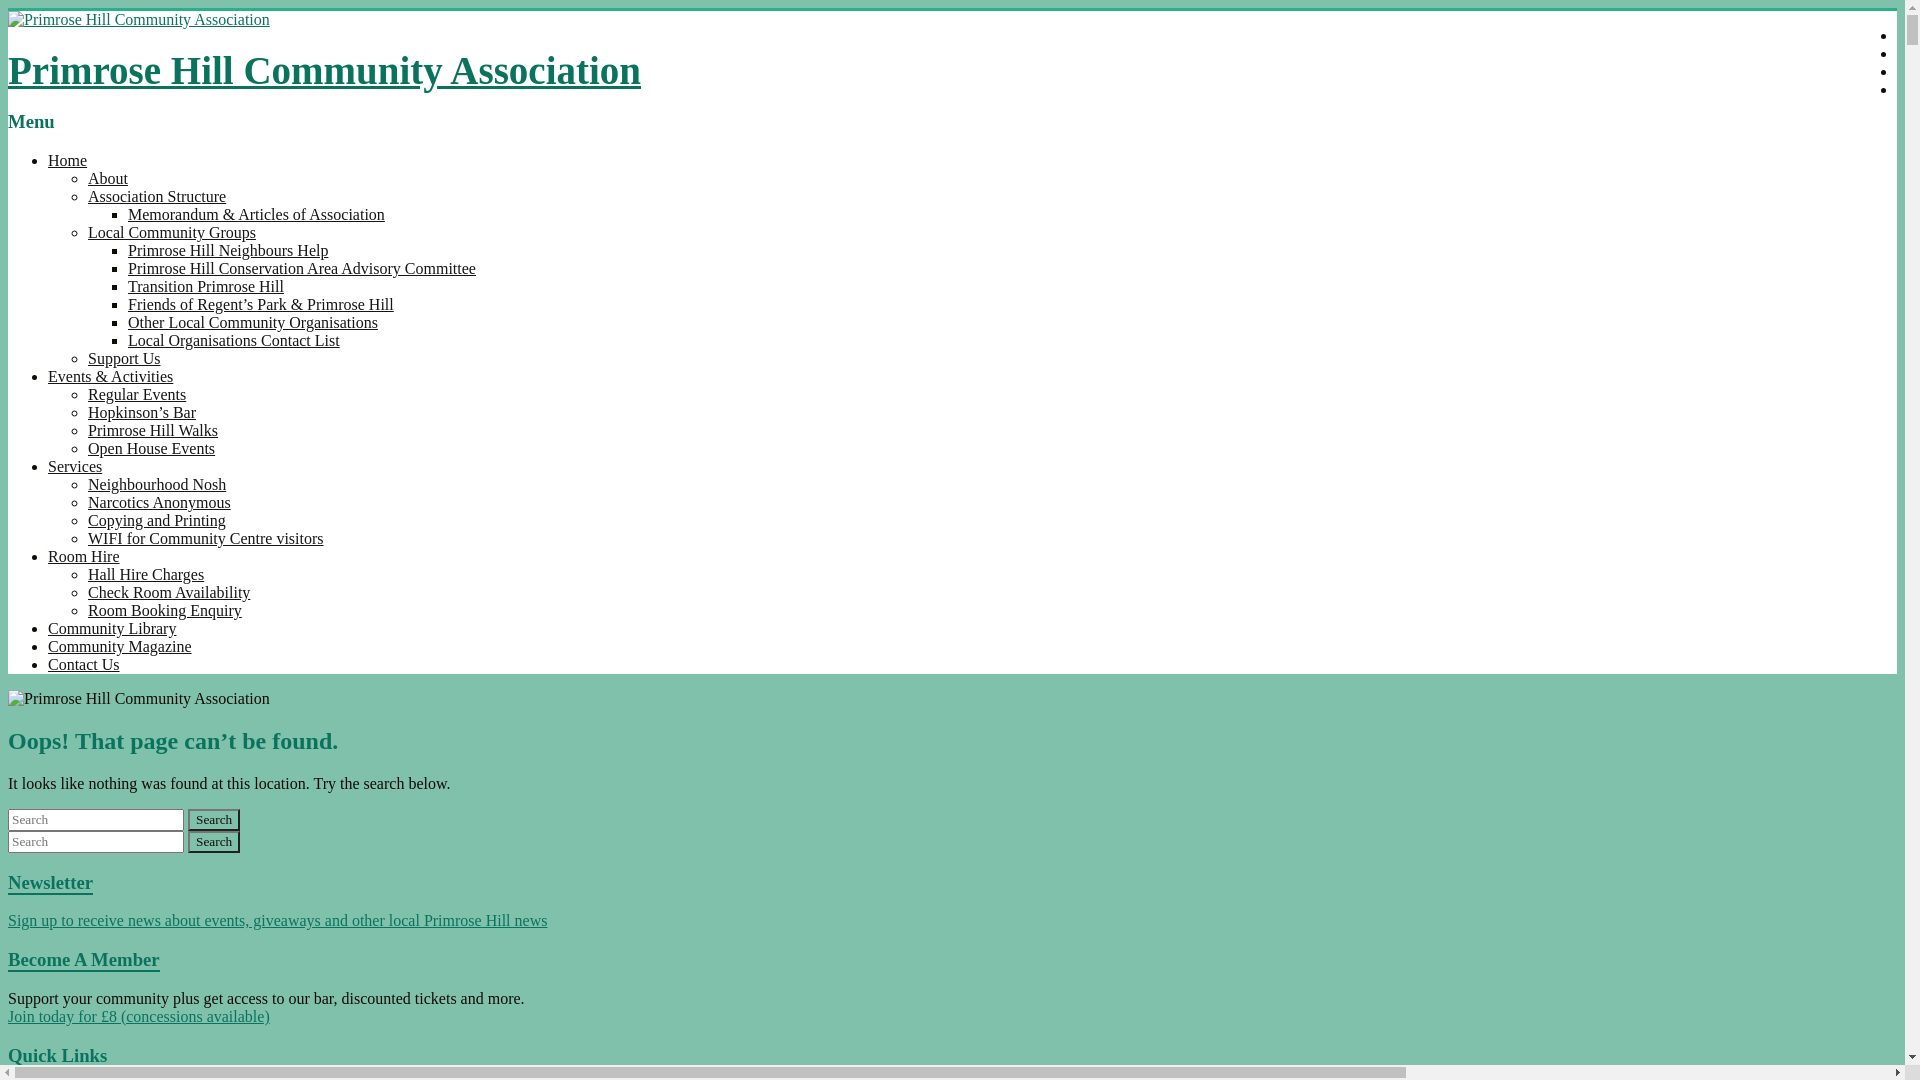  I want to click on 'Search', so click(214, 820).